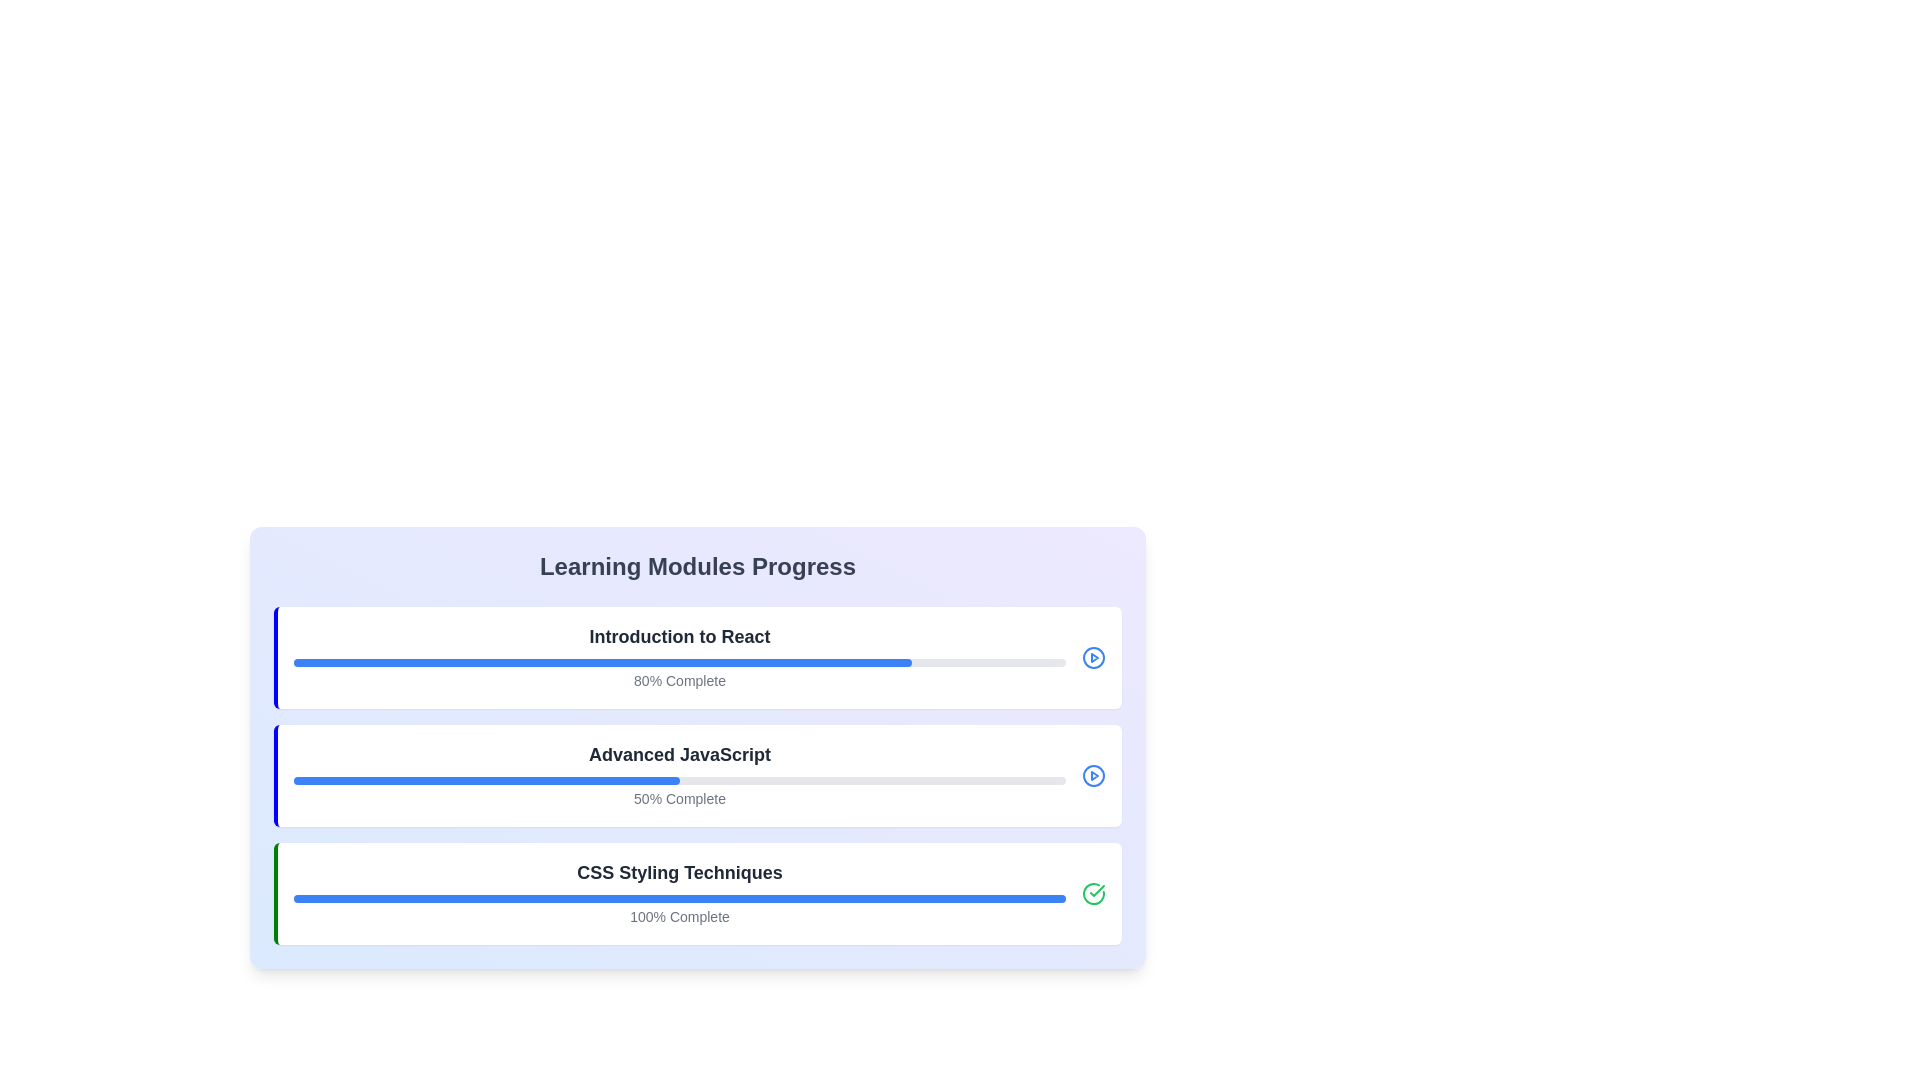 The height and width of the screenshot is (1080, 1920). I want to click on the blue progress indicator bar that displays 80% completion within the progress bar of the 'Introduction to React' module, so click(601, 663).